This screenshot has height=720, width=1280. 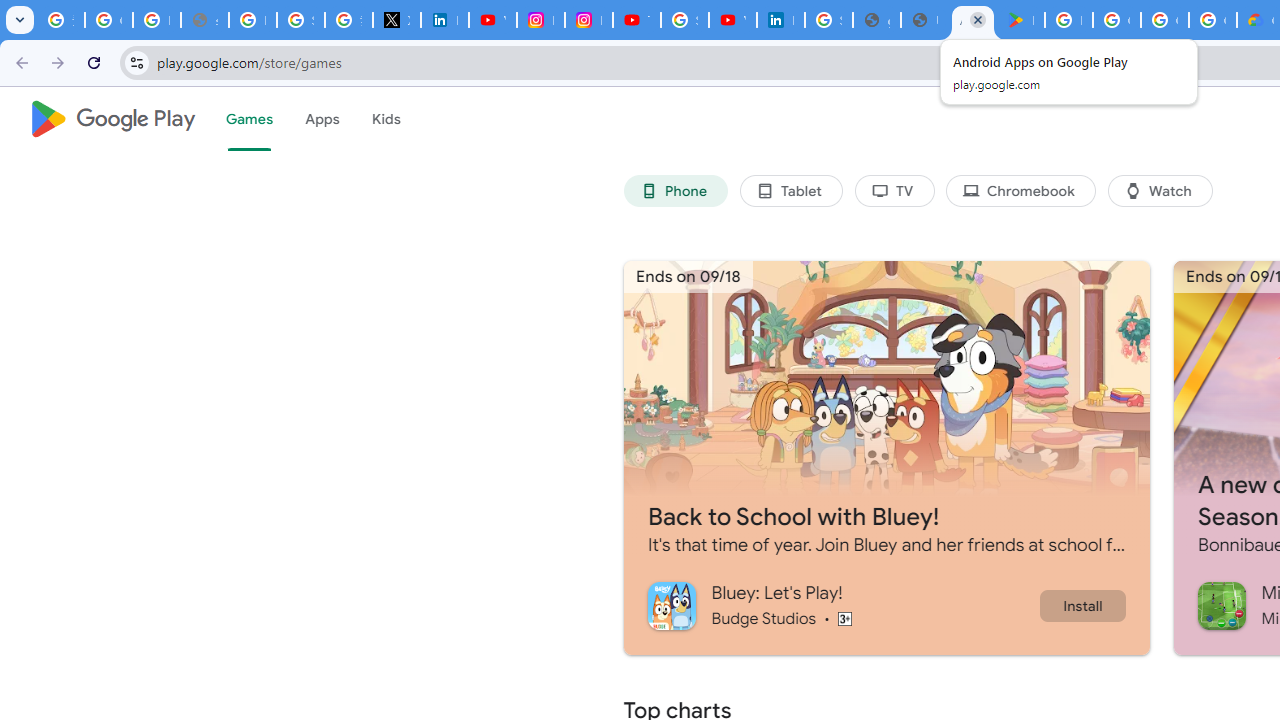 What do you see at coordinates (876, 20) in the screenshot?
I see `'google_privacy_policy_en.pdf'` at bounding box center [876, 20].